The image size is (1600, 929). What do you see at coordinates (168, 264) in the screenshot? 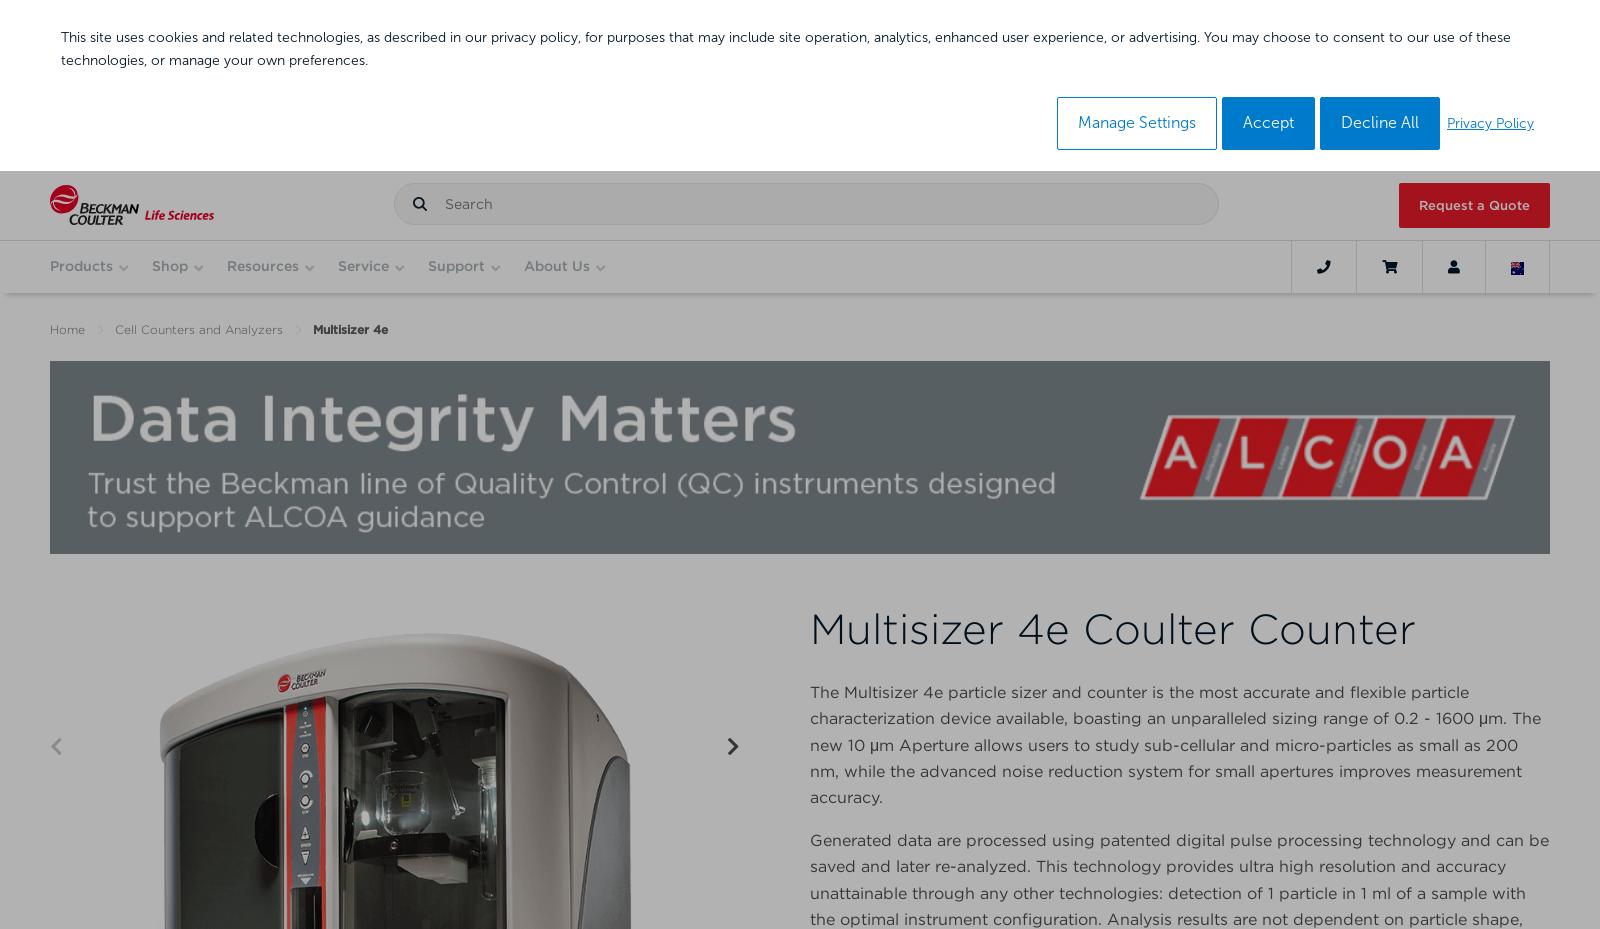
I see `'Shop'` at bounding box center [168, 264].